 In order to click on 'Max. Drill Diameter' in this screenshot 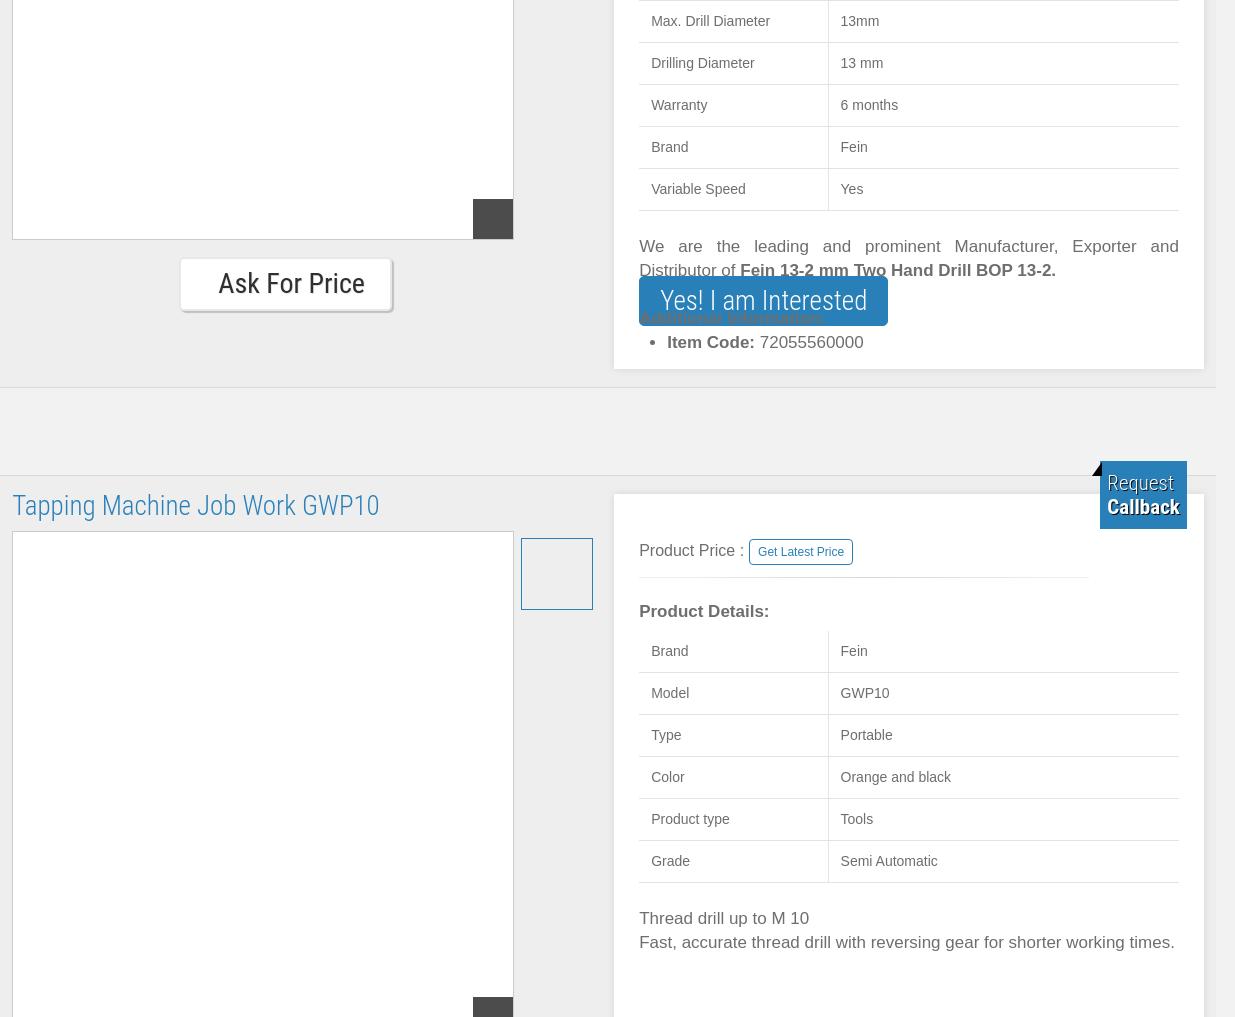, I will do `click(710, 19)`.